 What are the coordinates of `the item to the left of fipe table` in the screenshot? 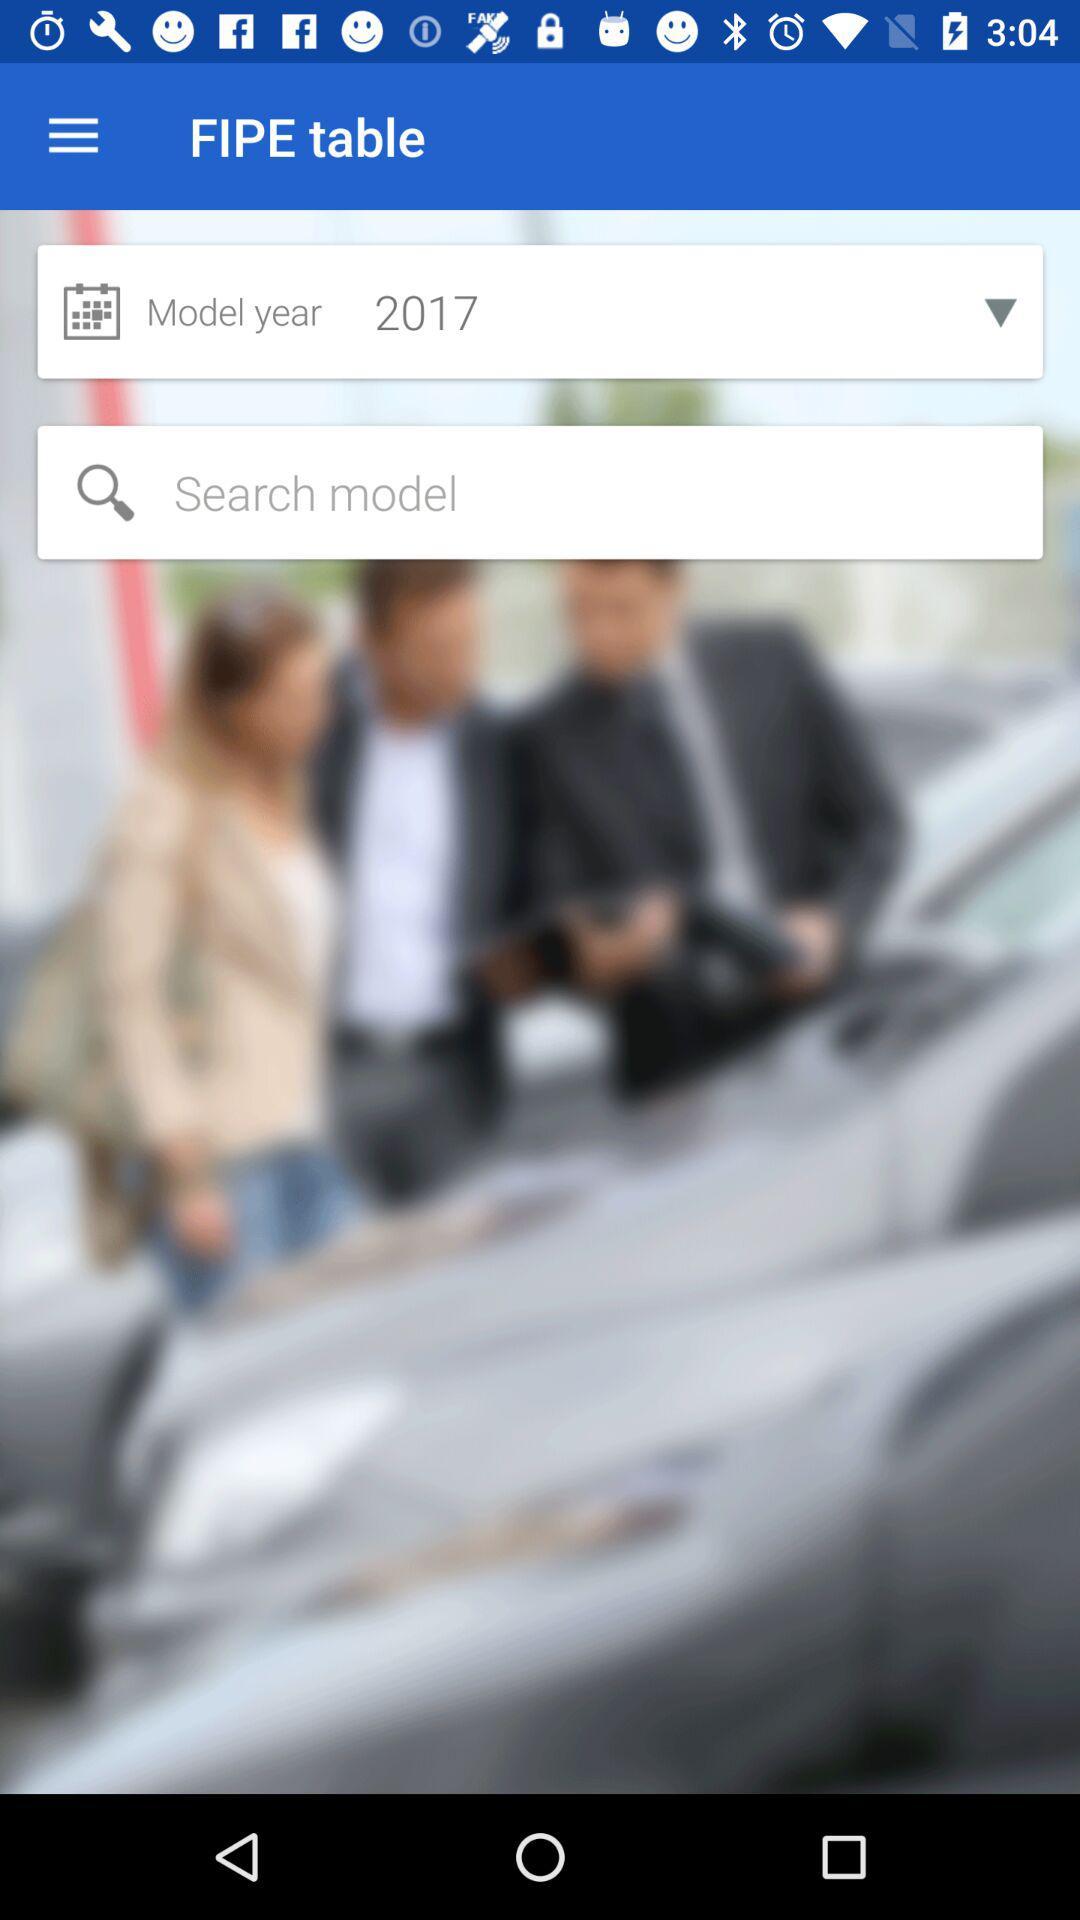 It's located at (72, 135).